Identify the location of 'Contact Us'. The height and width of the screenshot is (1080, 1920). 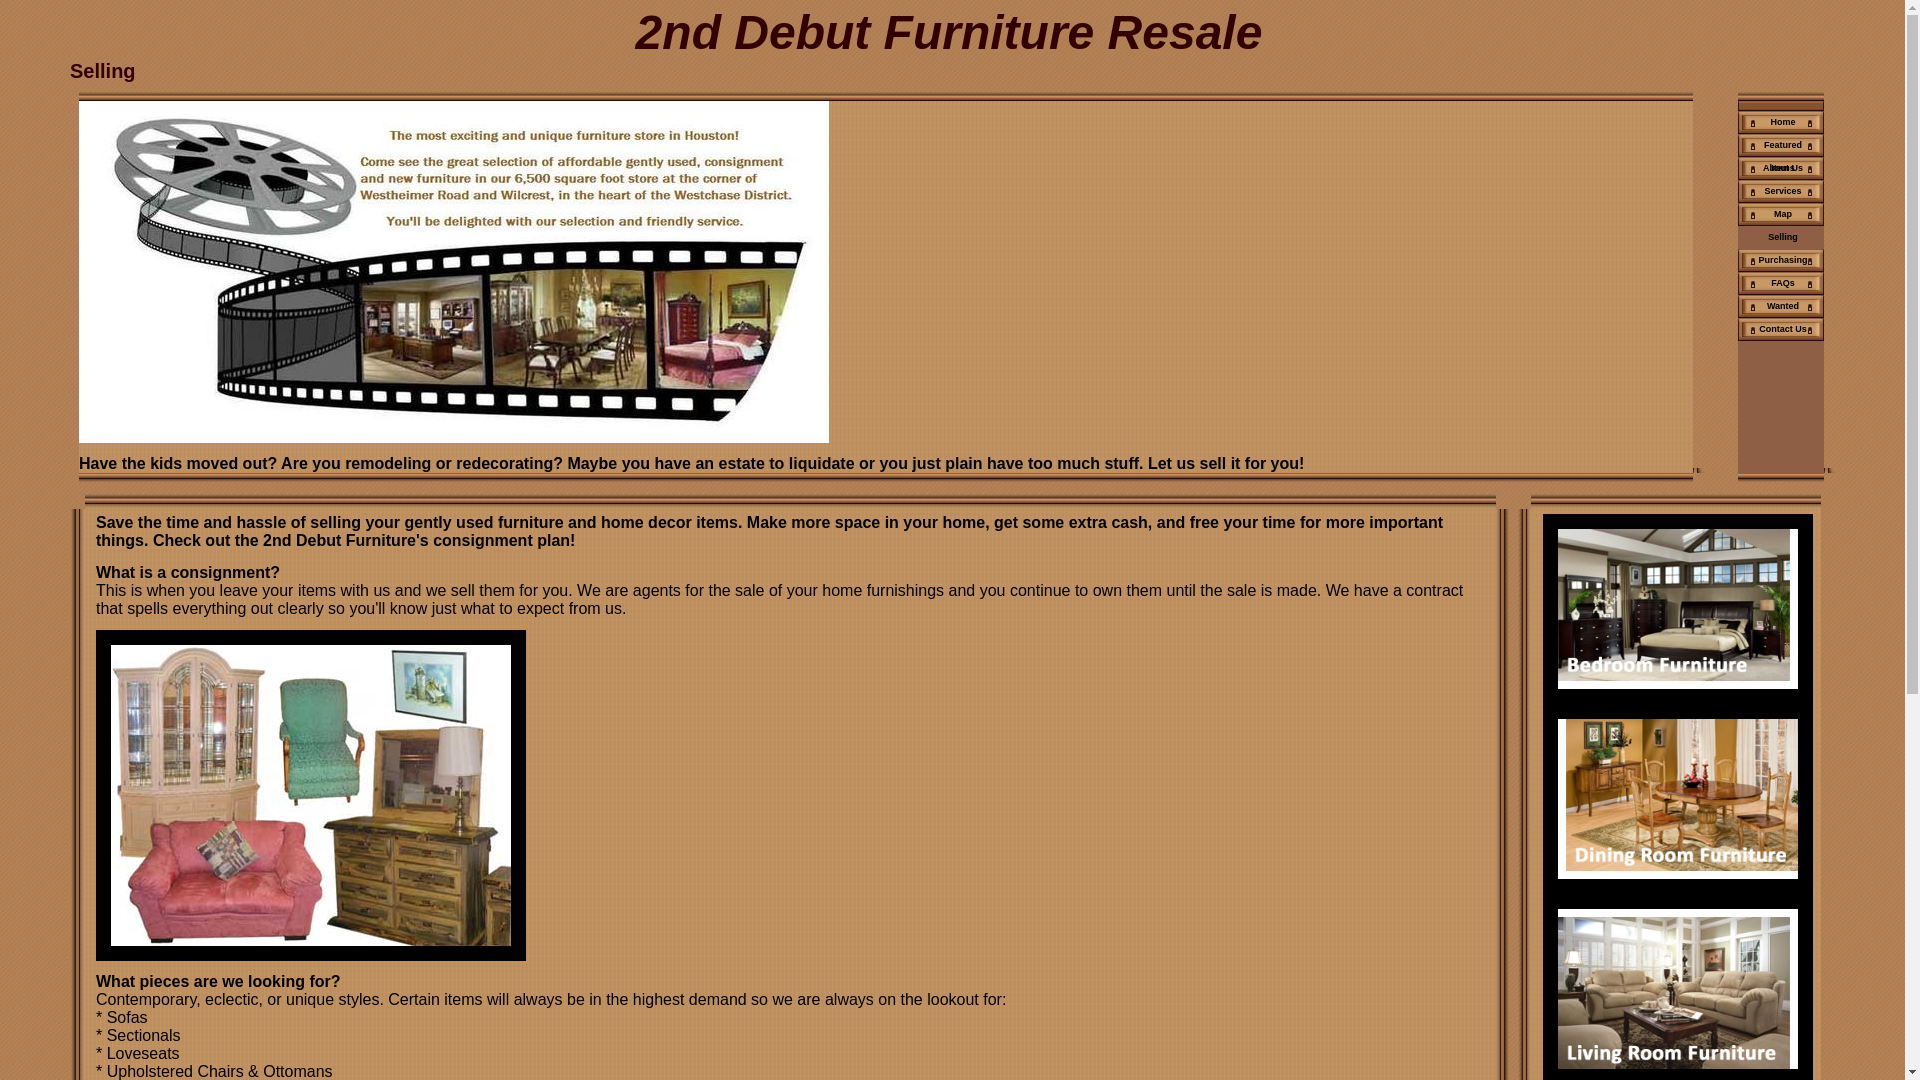
(1780, 328).